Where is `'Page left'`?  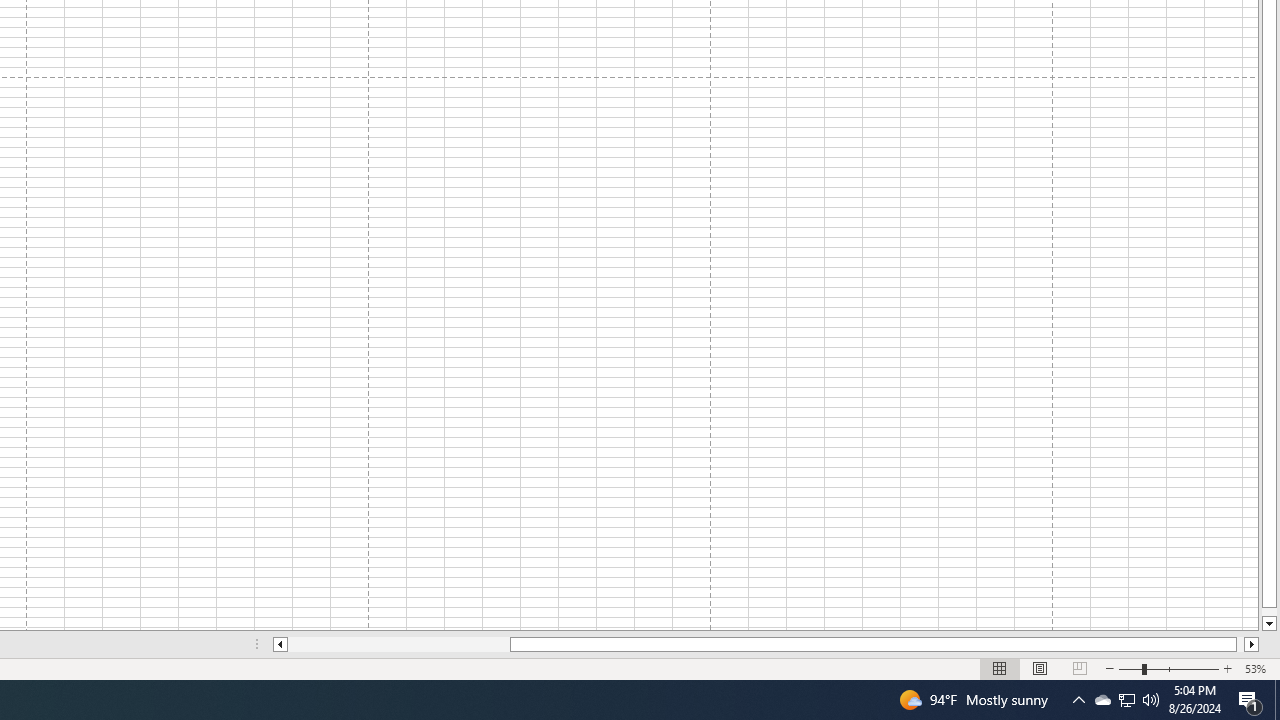
'Page left' is located at coordinates (398, 644).